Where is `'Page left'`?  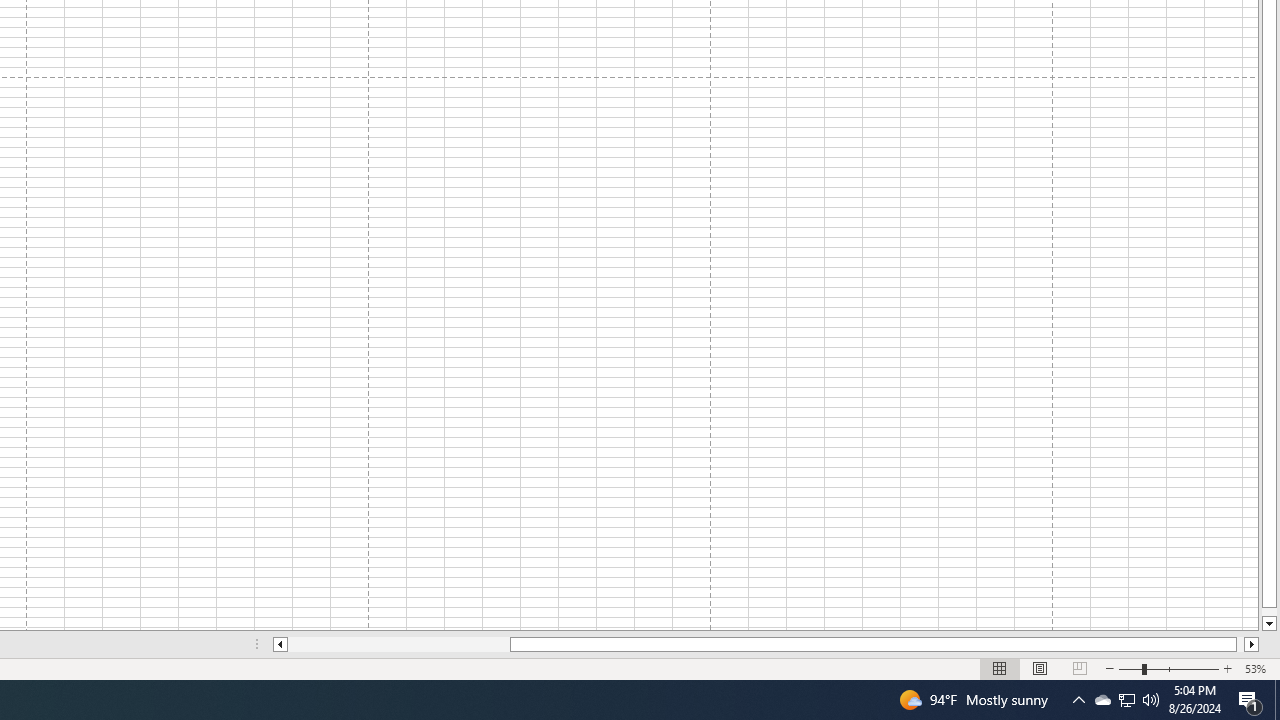
'Page left' is located at coordinates (398, 644).